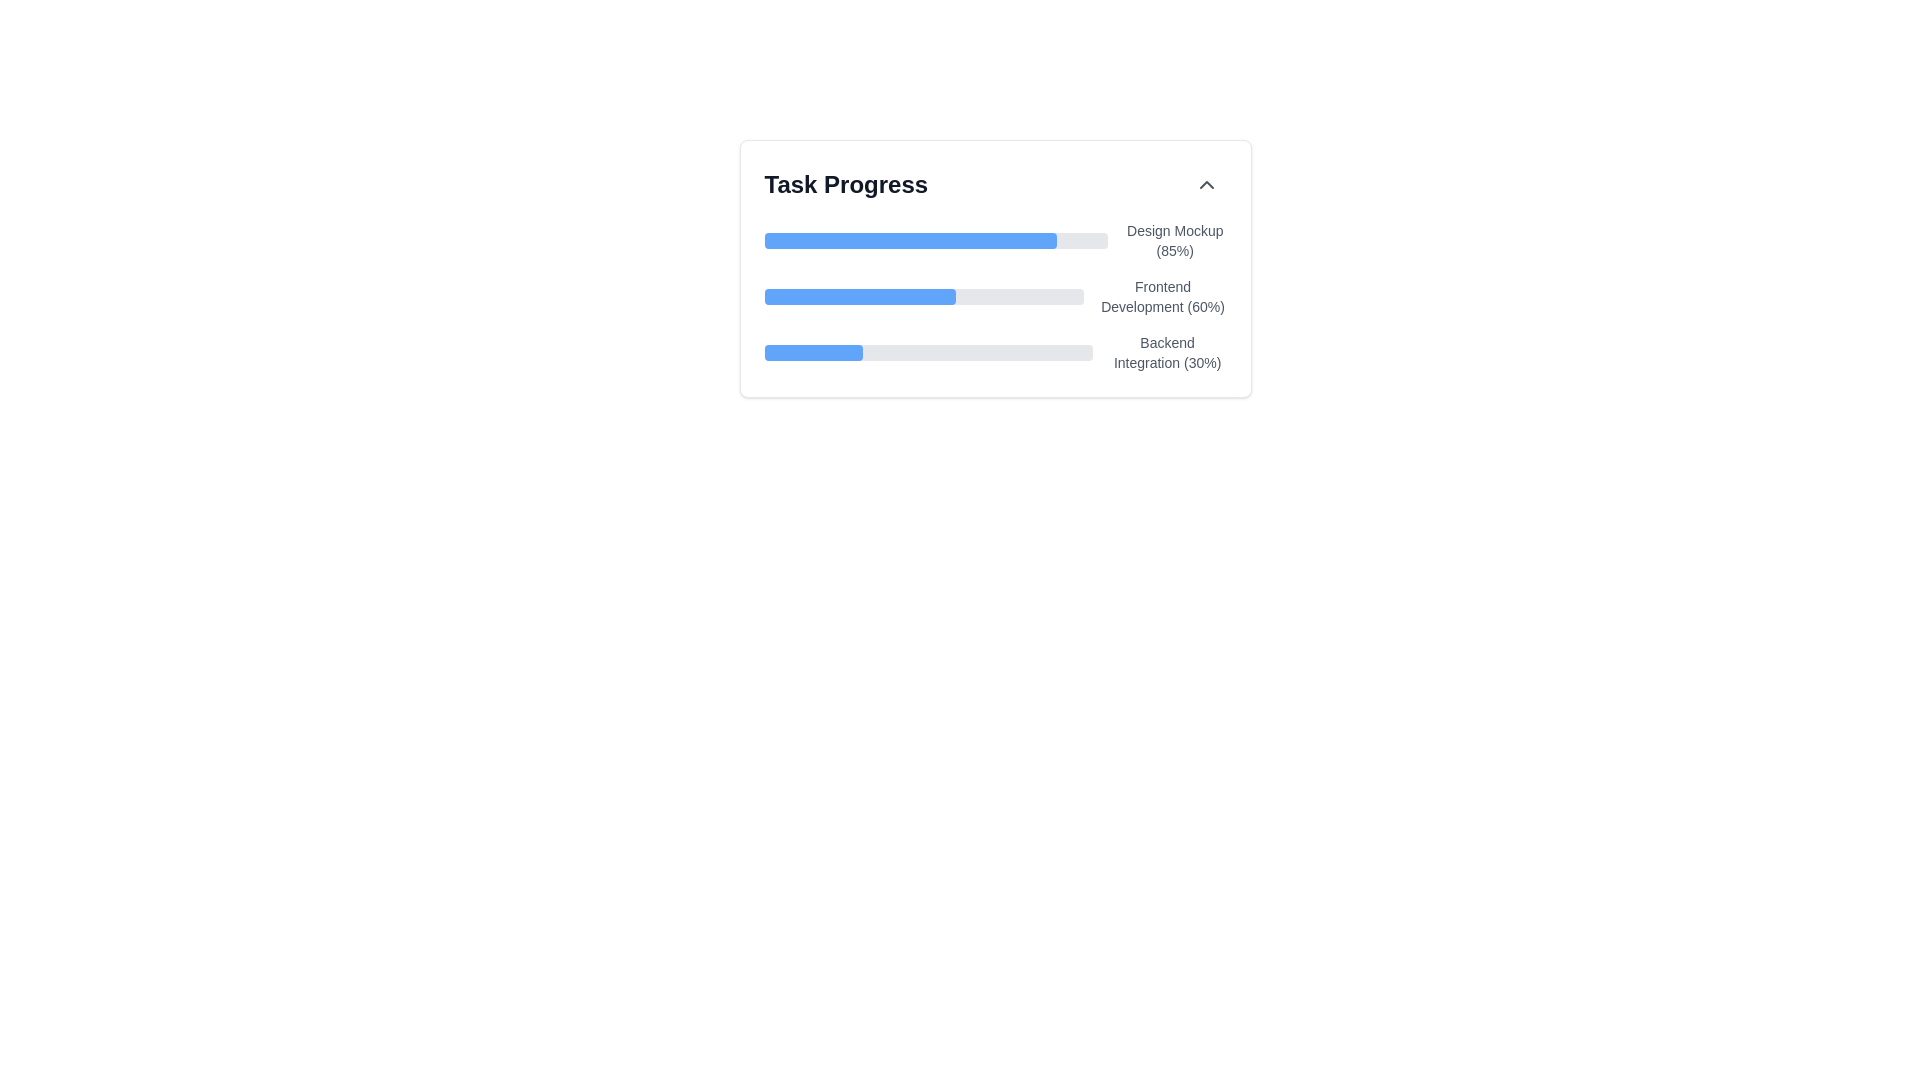 This screenshot has height=1080, width=1920. Describe the element at coordinates (1205, 185) in the screenshot. I see `the upward-pointing chevron-shaped icon located in the top-right corner of the 'Task Progress' card interface` at that location.